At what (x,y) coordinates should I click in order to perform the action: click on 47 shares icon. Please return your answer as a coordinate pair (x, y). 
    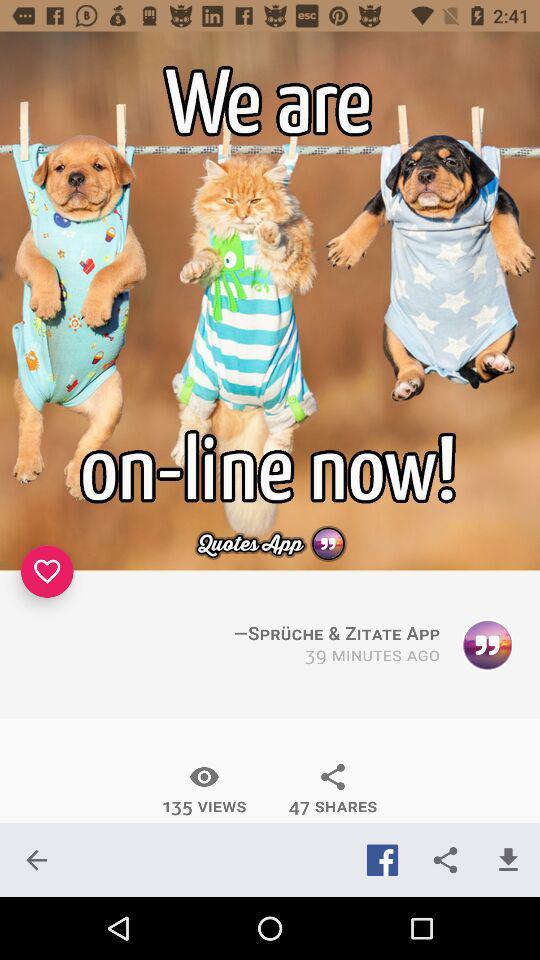
    Looking at the image, I should click on (333, 789).